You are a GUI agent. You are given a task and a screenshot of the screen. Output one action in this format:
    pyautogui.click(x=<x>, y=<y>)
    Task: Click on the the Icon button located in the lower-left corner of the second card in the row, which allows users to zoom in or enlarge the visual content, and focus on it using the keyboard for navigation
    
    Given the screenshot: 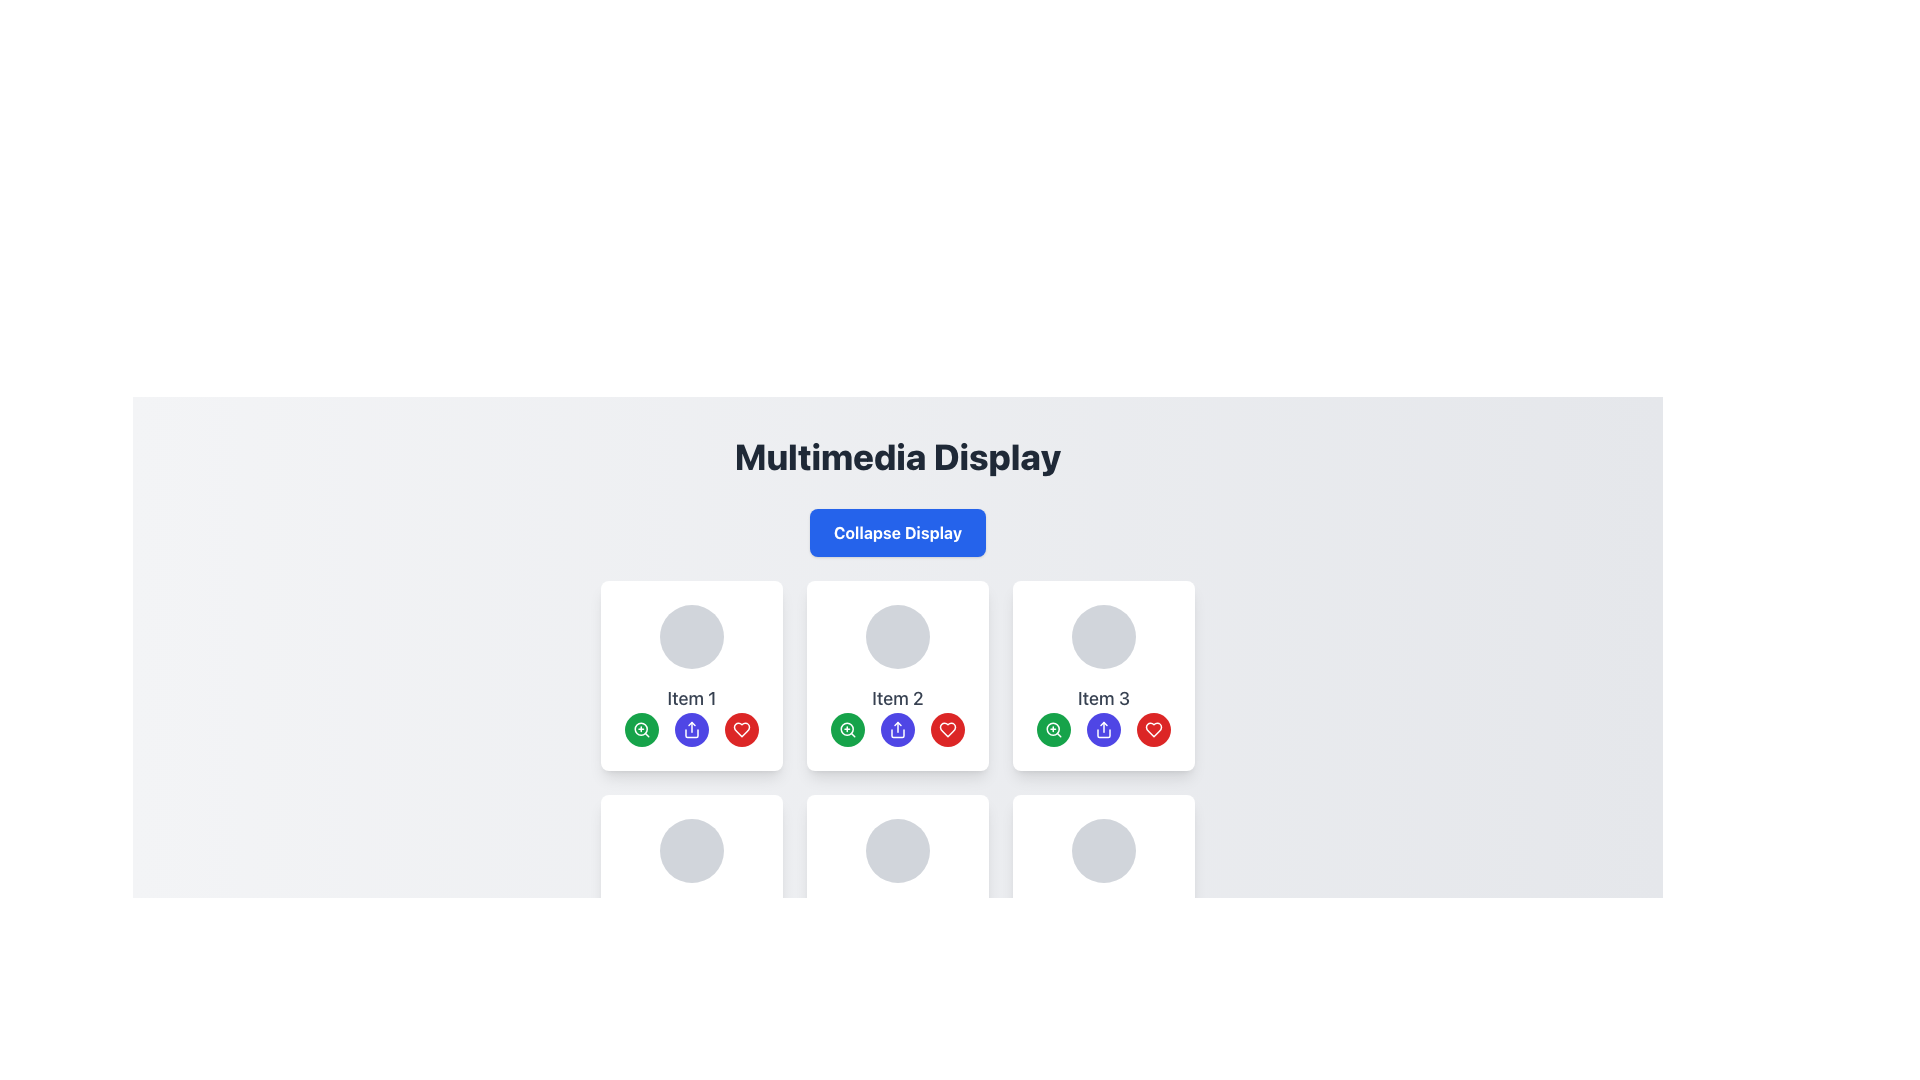 What is the action you would take?
    pyautogui.click(x=847, y=729)
    